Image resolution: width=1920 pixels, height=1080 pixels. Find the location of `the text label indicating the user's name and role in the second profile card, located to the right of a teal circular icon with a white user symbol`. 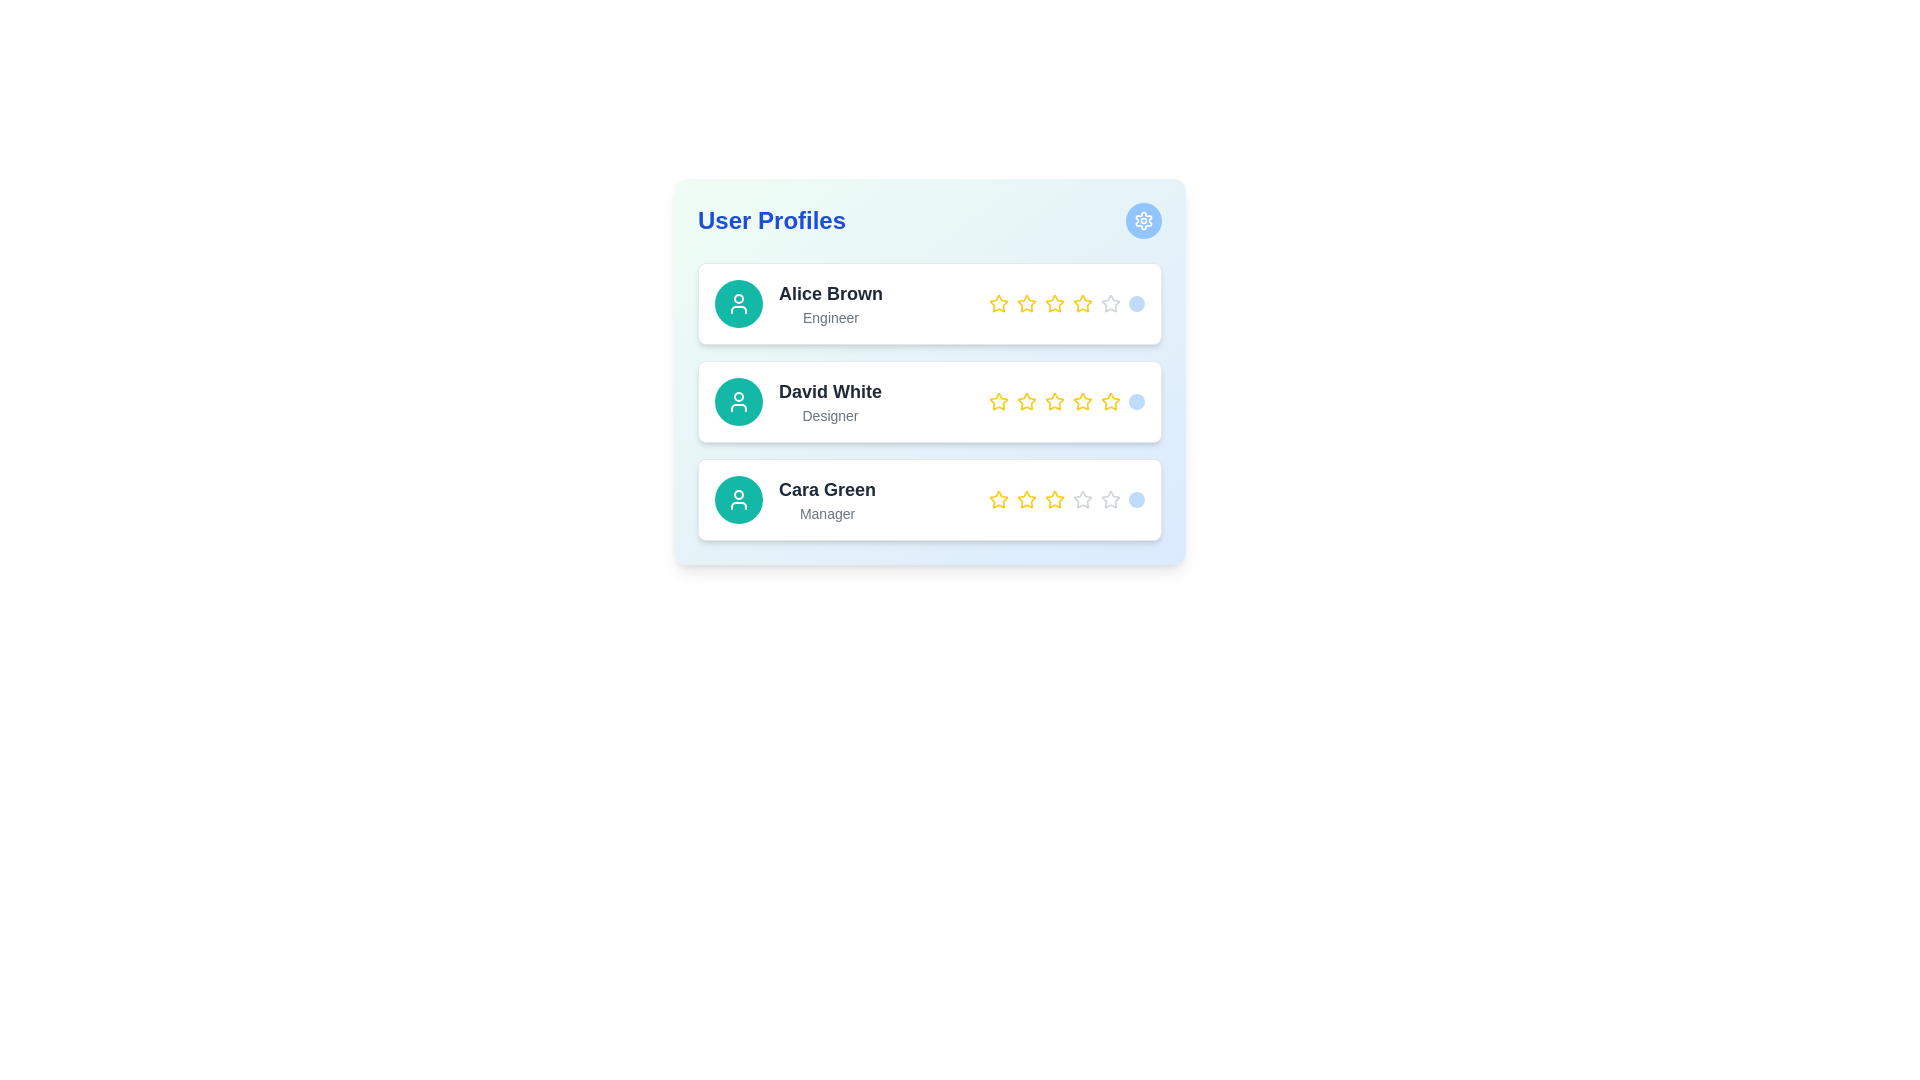

the text label indicating the user's name and role in the second profile card, located to the right of a teal circular icon with a white user symbol is located at coordinates (830, 401).